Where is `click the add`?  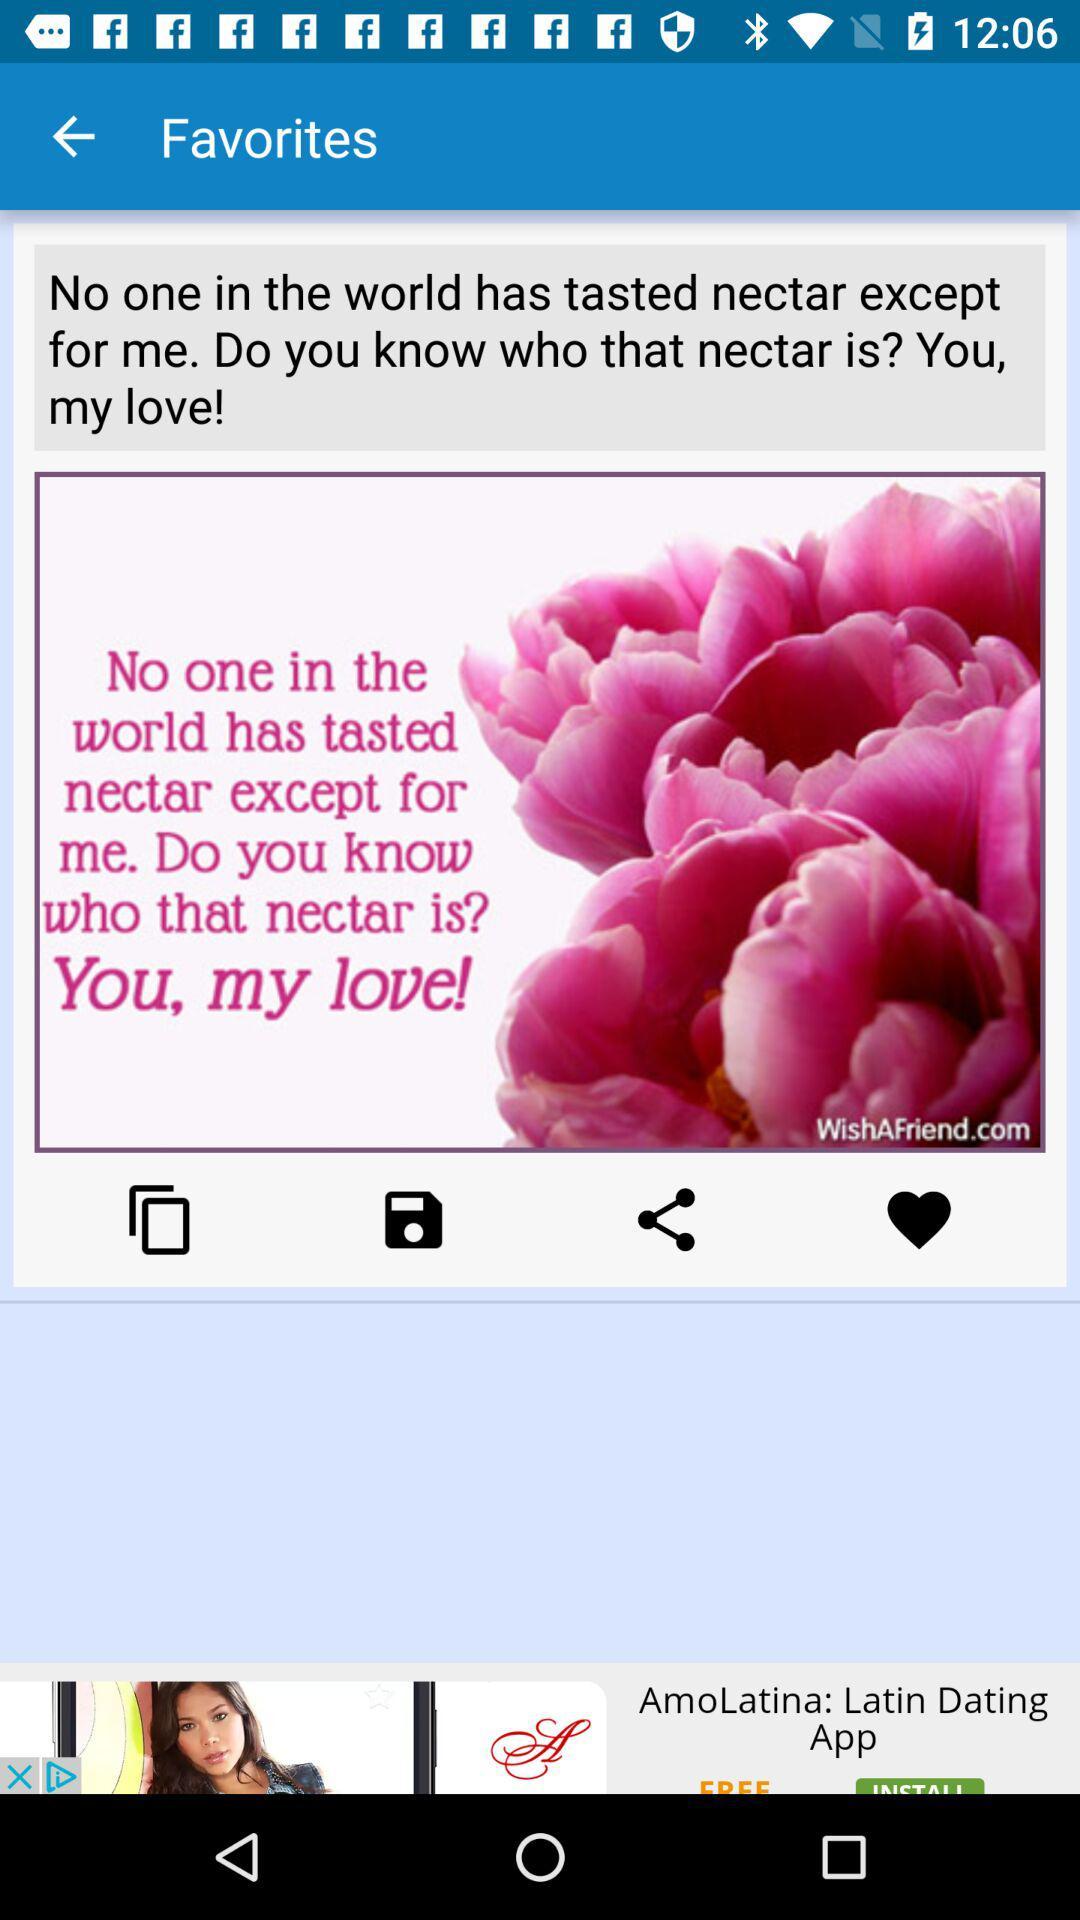
click the add is located at coordinates (540, 1727).